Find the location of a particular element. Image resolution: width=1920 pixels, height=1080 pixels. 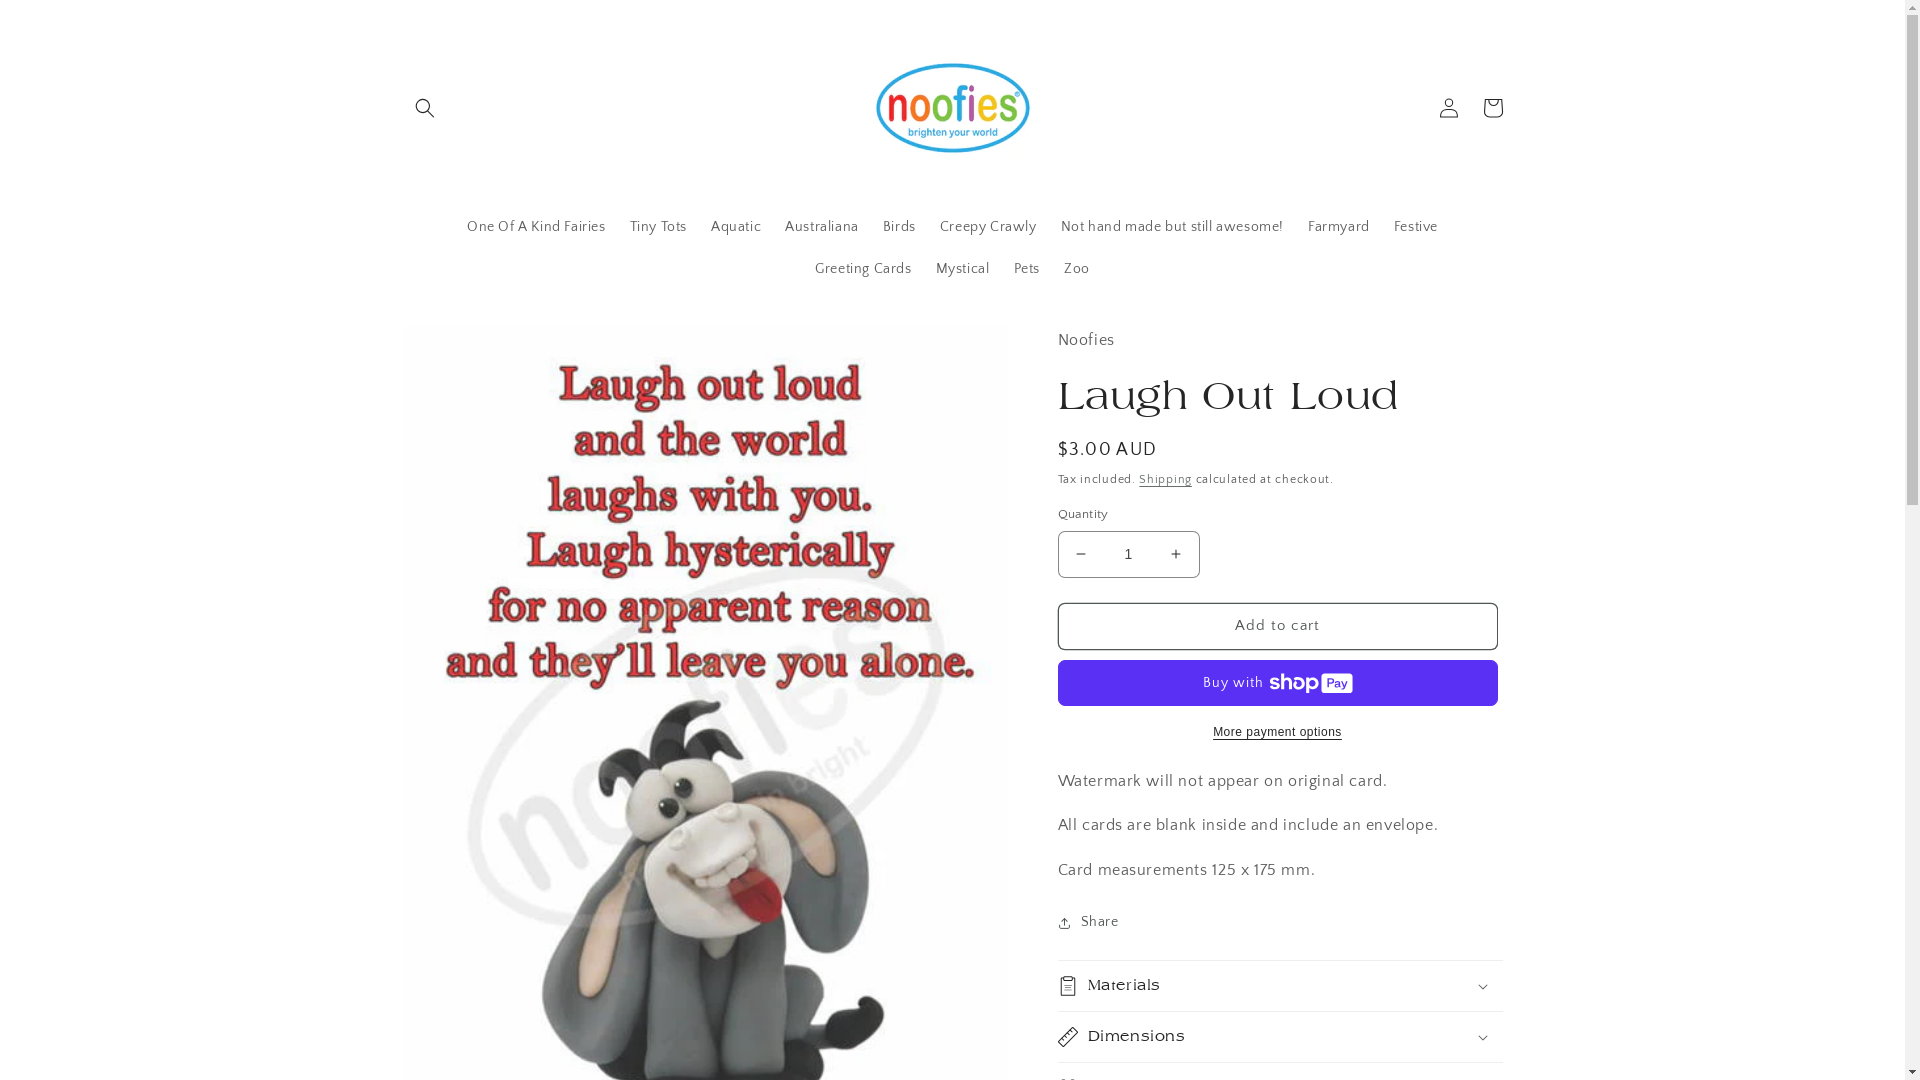

'Pets' is located at coordinates (1027, 268).